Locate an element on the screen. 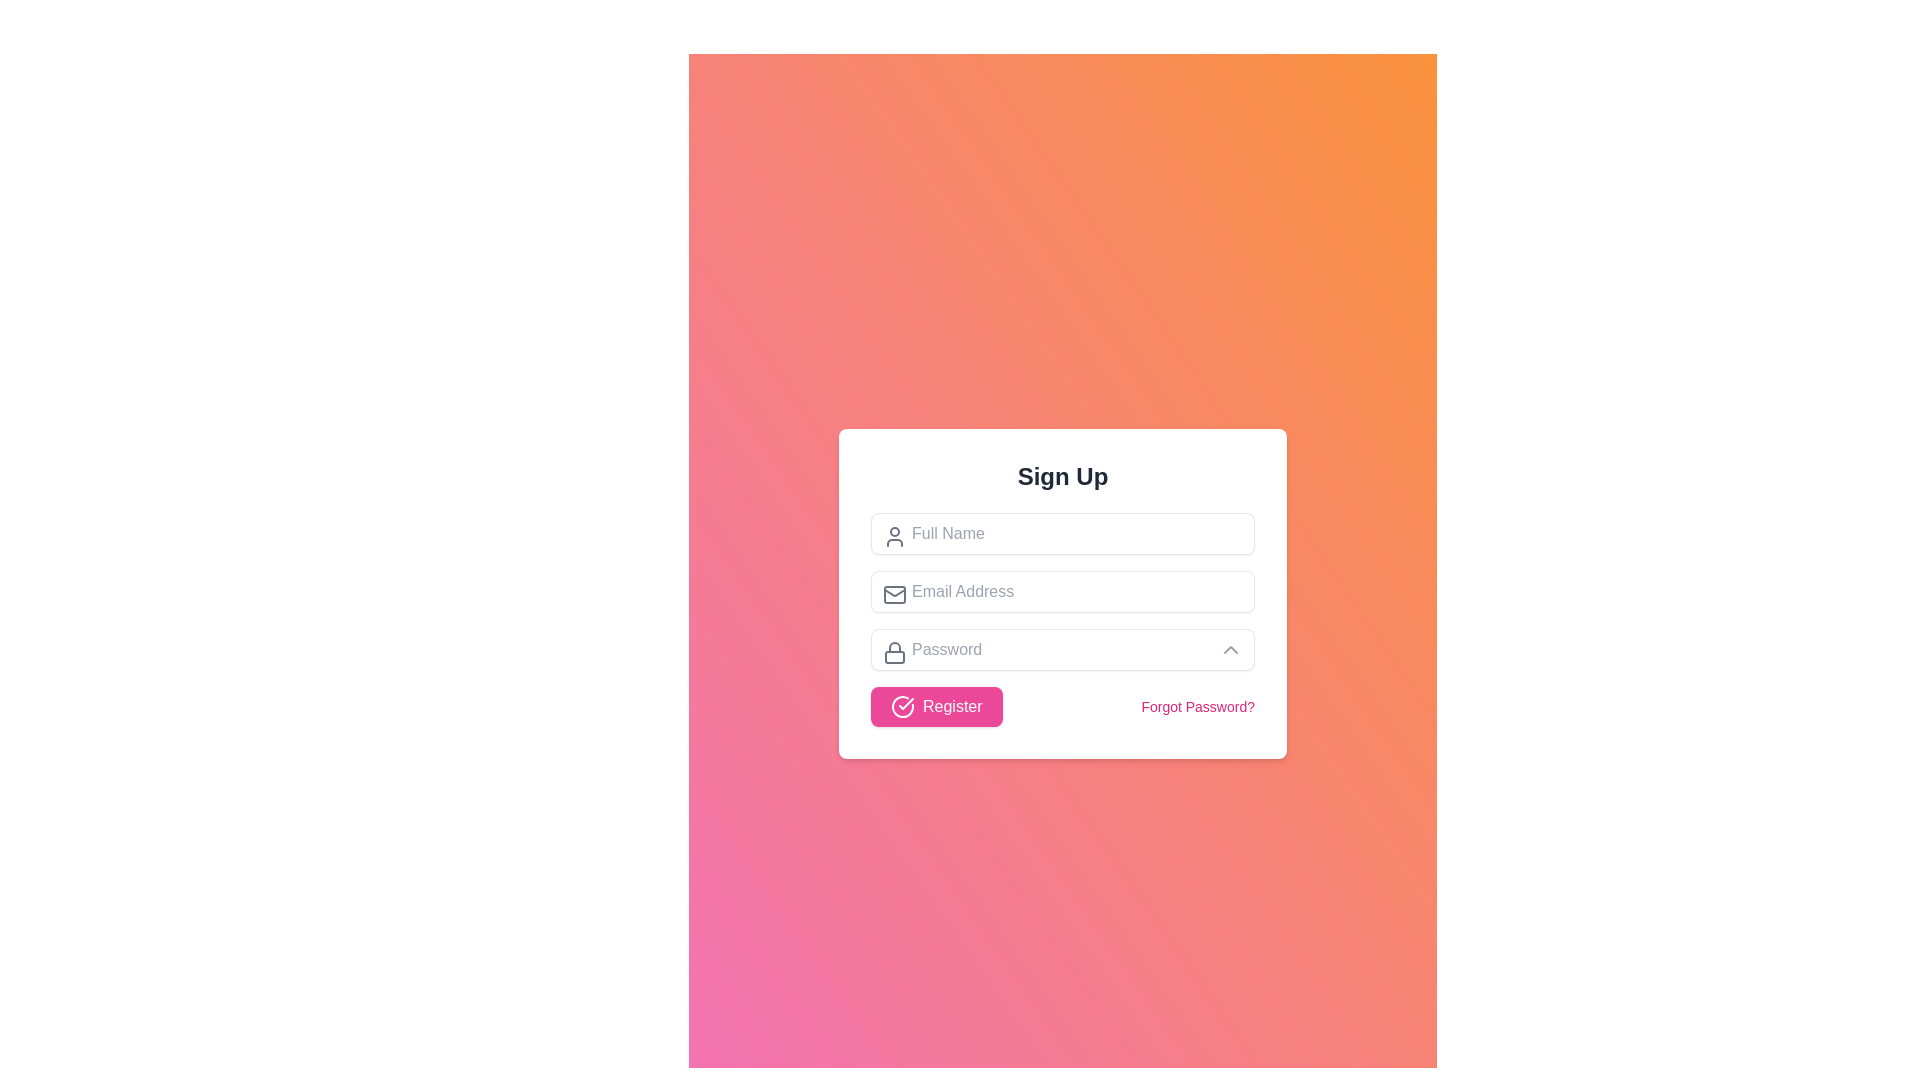  the button with an icon that toggles the password visibility, located at the far-right of the password input field is located at coordinates (1229, 650).